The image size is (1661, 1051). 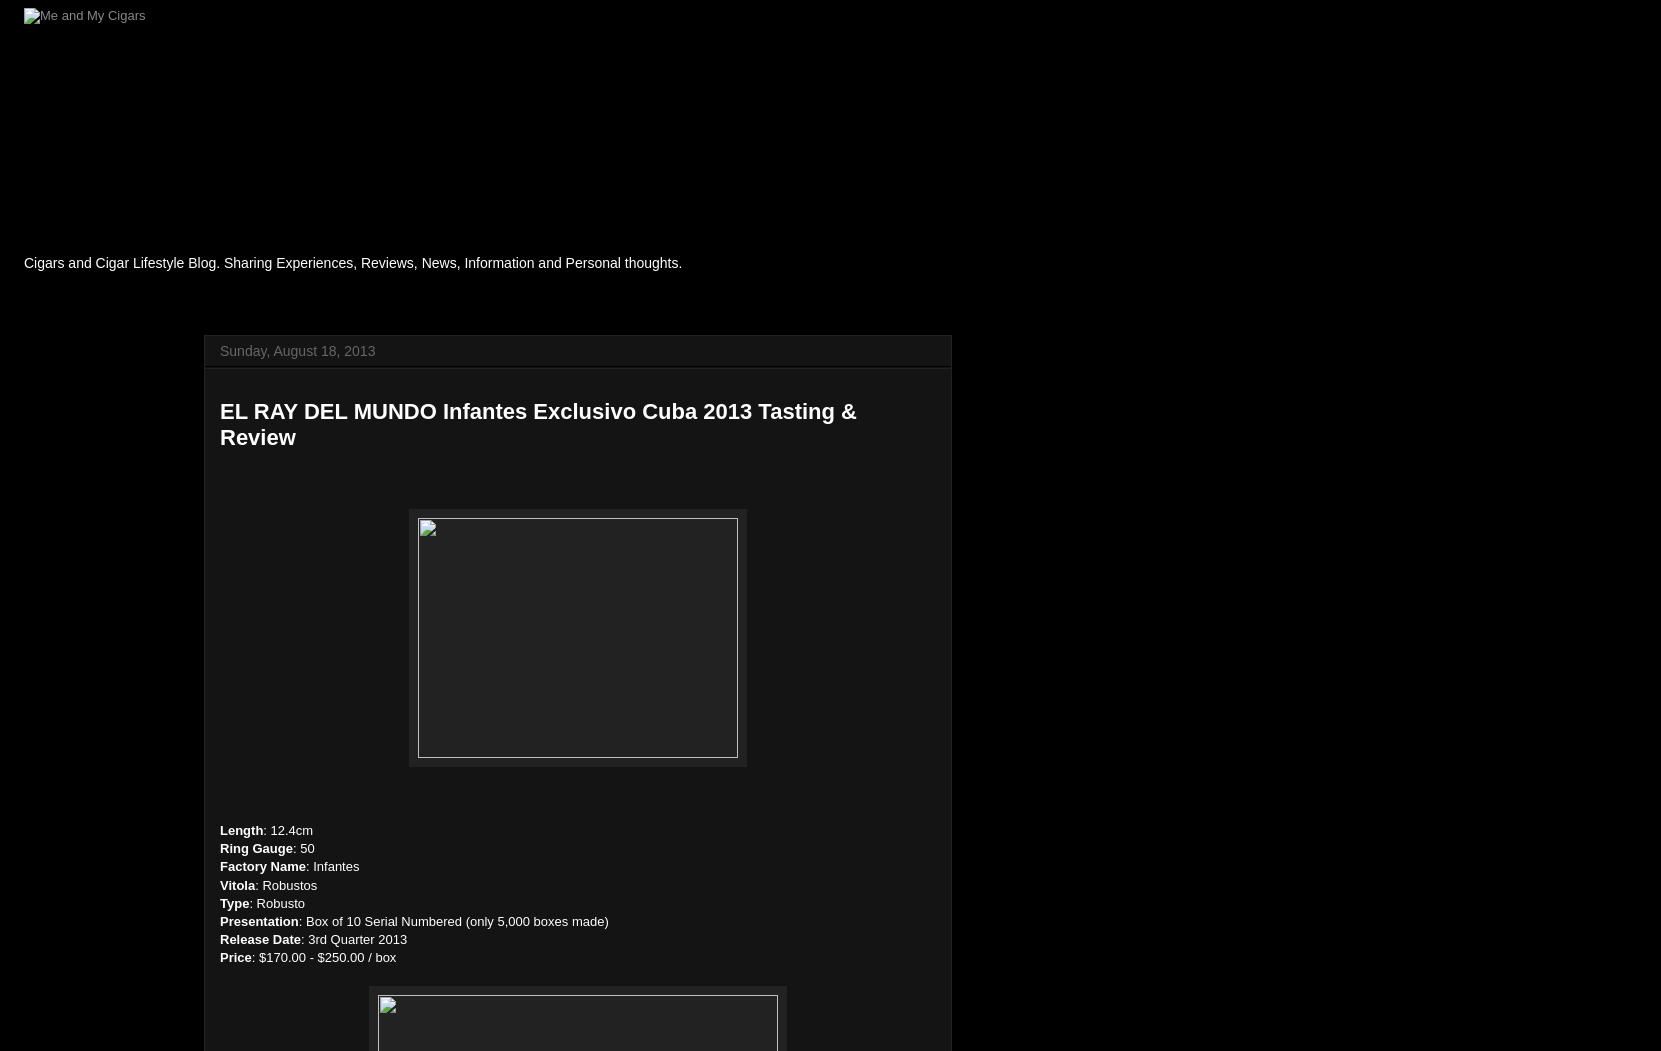 What do you see at coordinates (352, 262) in the screenshot?
I see `'Cigars and Cigar Lifestyle Blog. Sharing Experiences, Reviews, News, Information and Personal thoughts.'` at bounding box center [352, 262].